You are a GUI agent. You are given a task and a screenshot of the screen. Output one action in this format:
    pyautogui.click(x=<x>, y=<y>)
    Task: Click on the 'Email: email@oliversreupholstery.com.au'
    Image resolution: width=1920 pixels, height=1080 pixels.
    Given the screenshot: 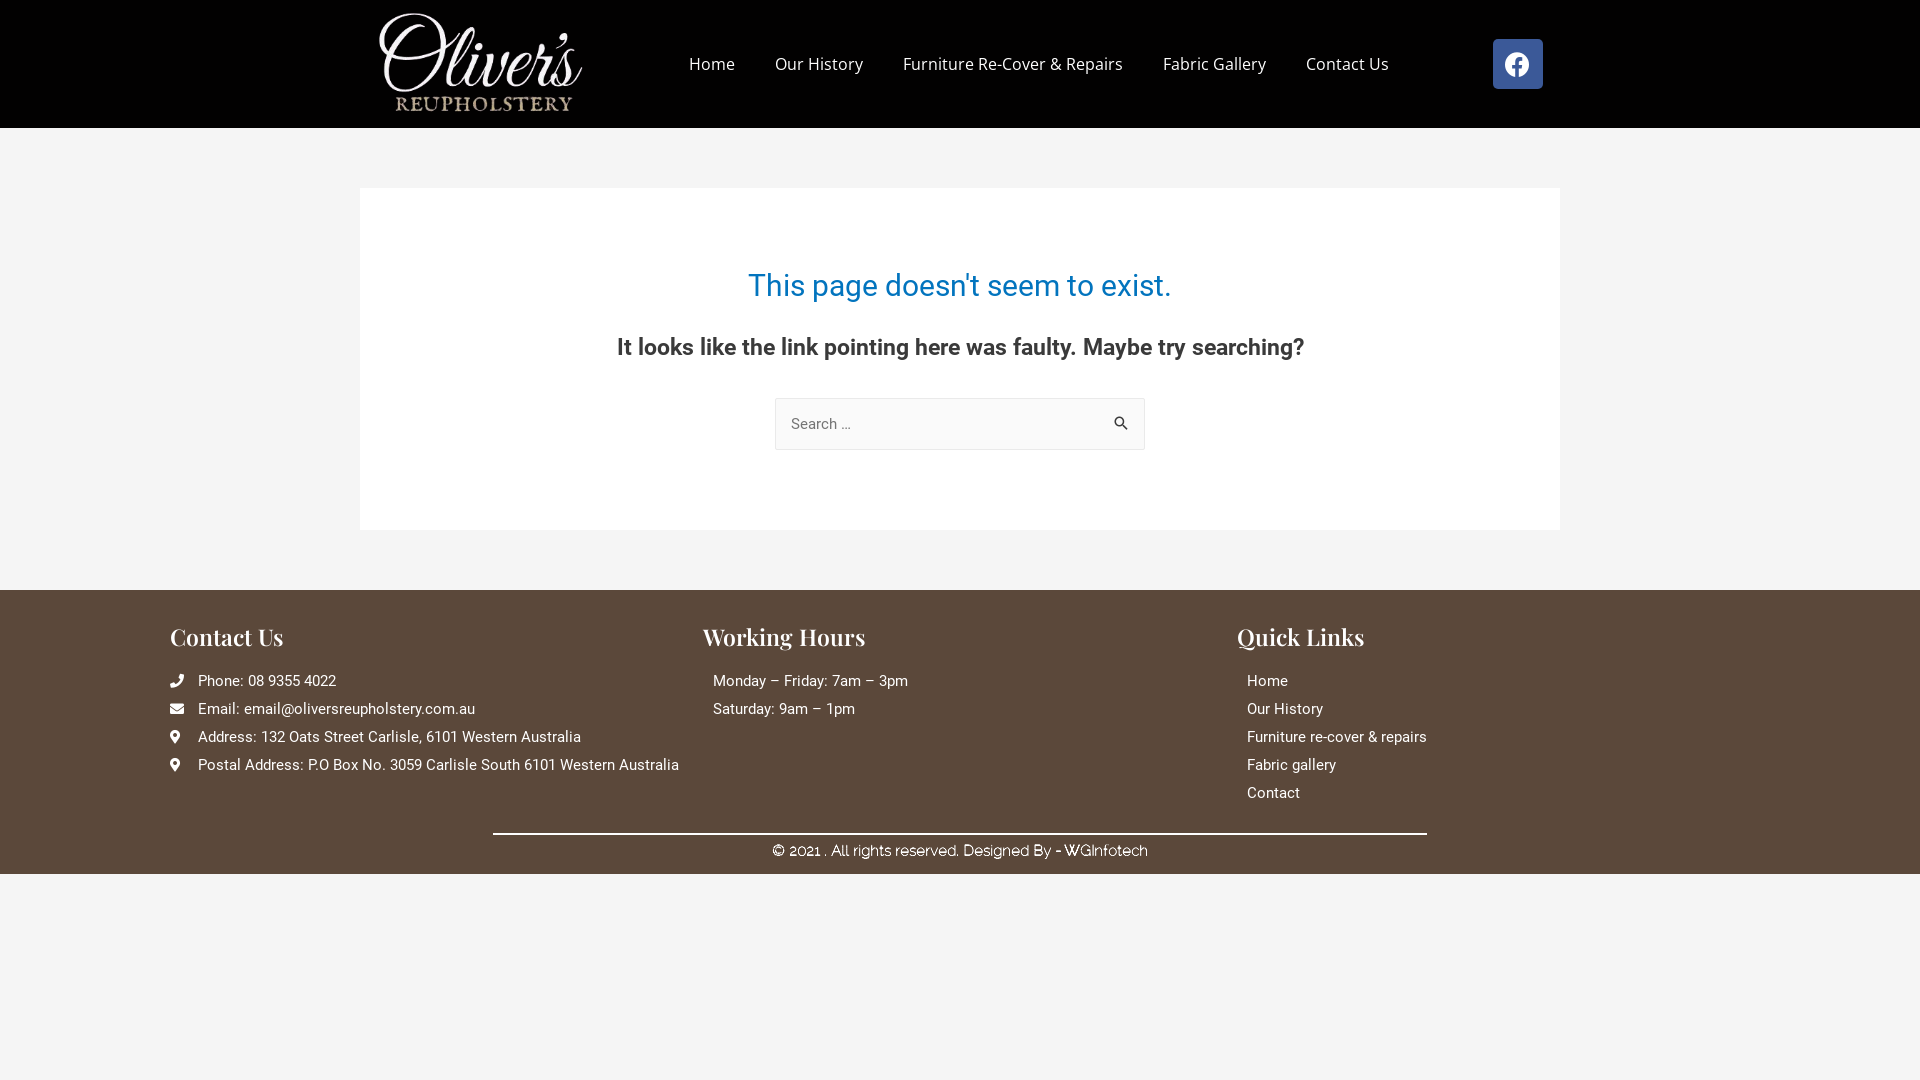 What is the action you would take?
    pyautogui.click(x=425, y=708)
    